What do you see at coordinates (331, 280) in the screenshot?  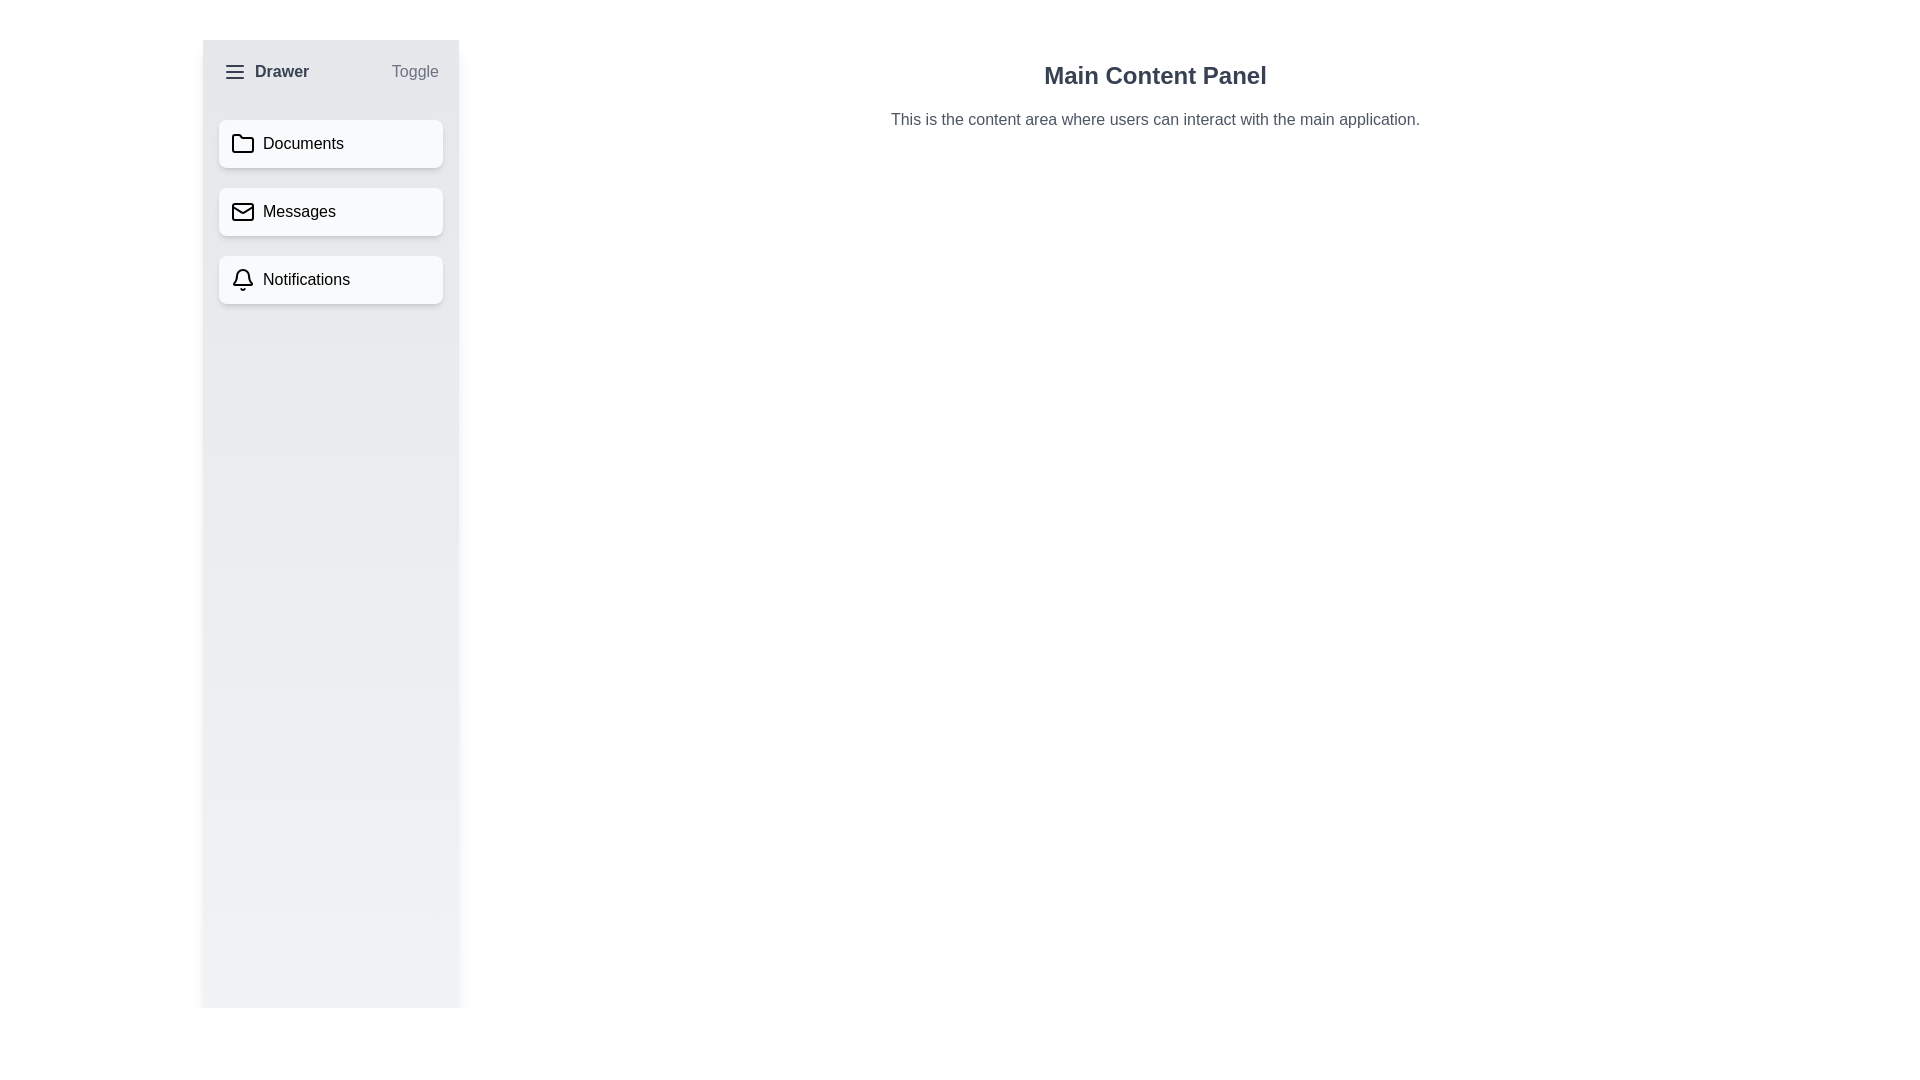 I see `the 'Notifications' button` at bounding box center [331, 280].